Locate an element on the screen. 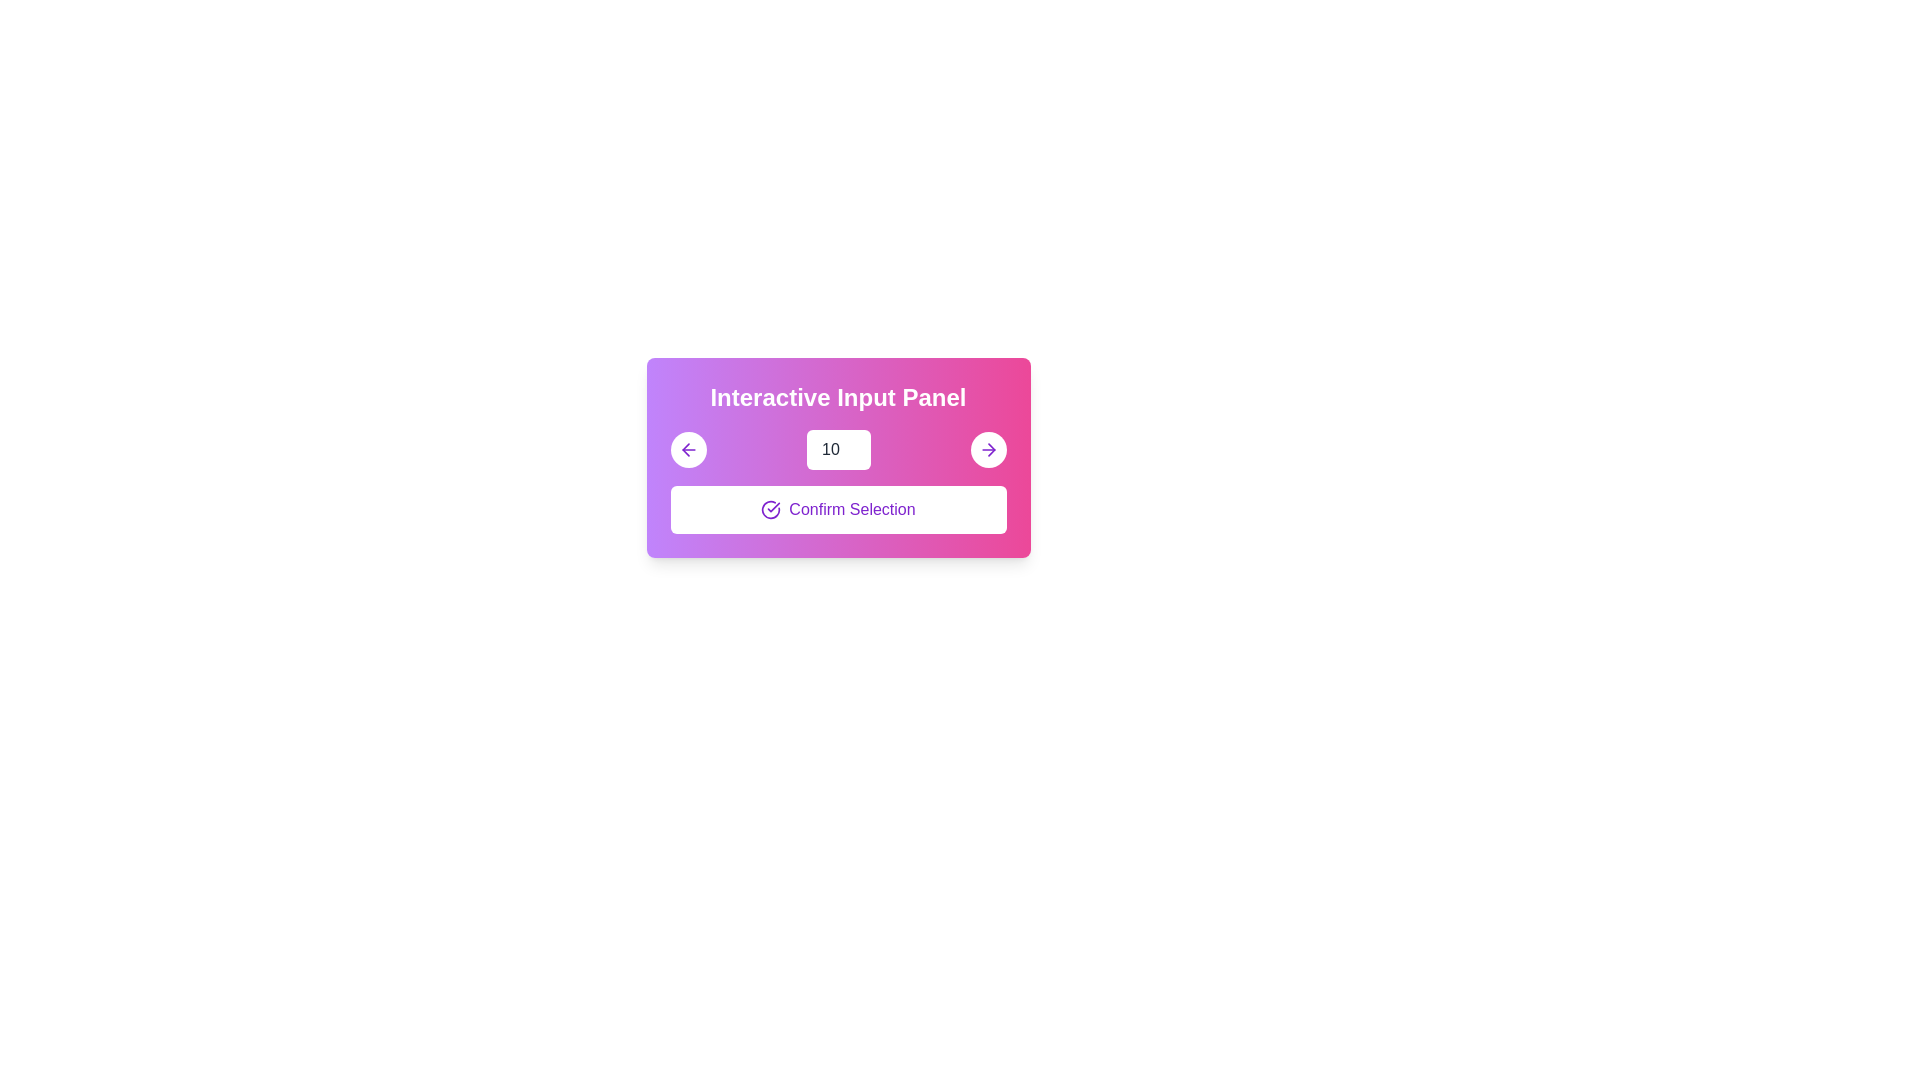  the leftmost circular button with a white background and a purple arrow pointing left to decrease the value is located at coordinates (688, 450).